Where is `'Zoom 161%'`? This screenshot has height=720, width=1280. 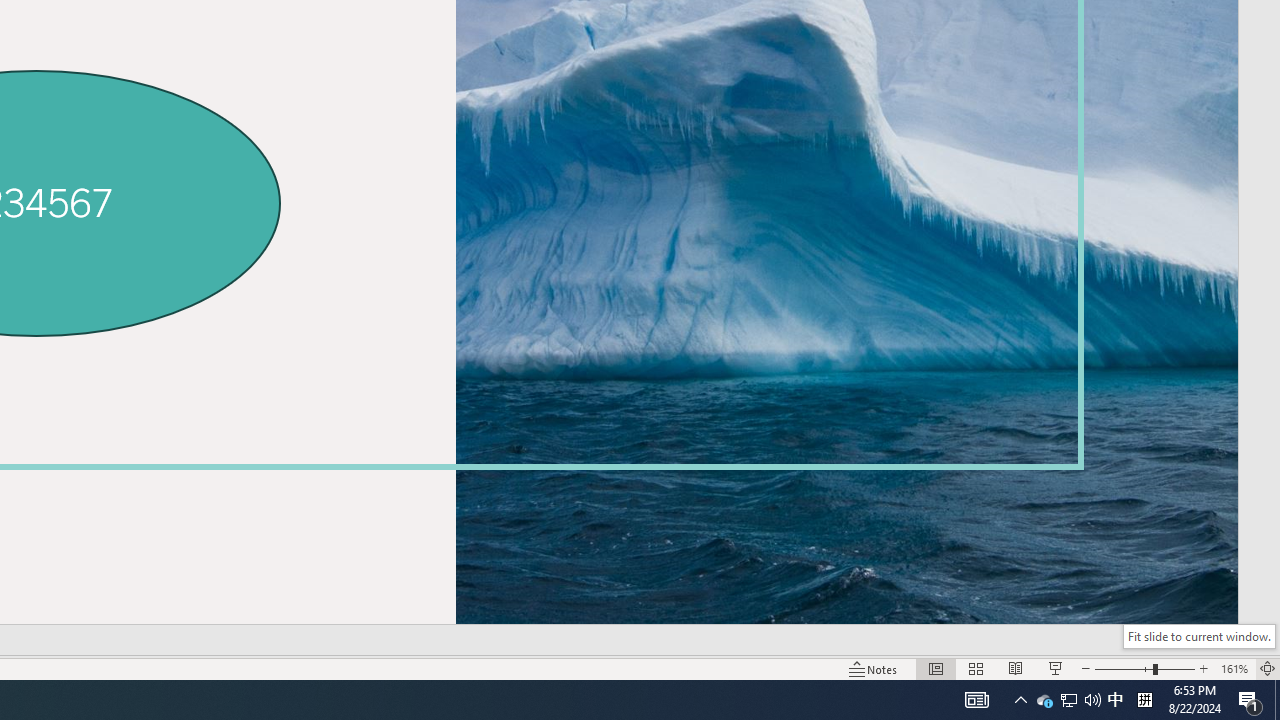
'Zoom 161%' is located at coordinates (1233, 669).